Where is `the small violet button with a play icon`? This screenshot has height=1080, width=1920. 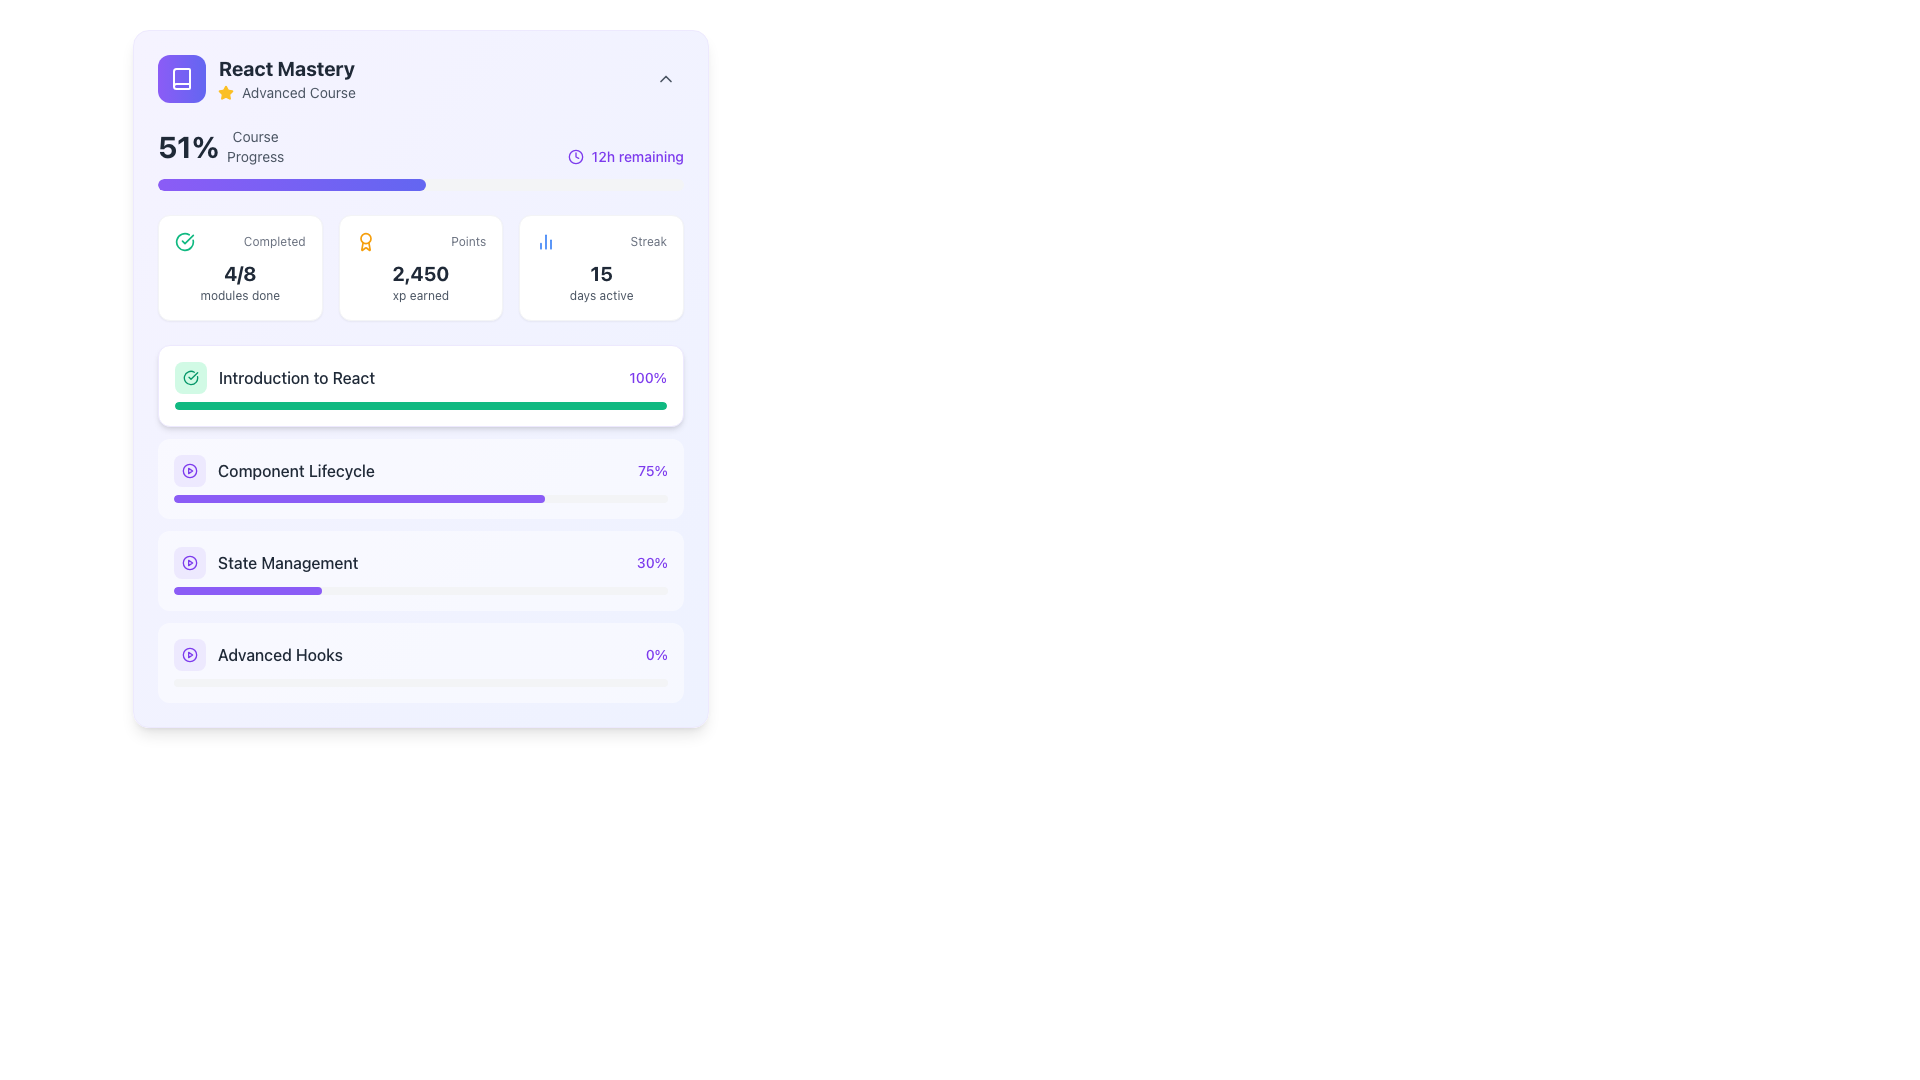 the small violet button with a play icon is located at coordinates (190, 655).